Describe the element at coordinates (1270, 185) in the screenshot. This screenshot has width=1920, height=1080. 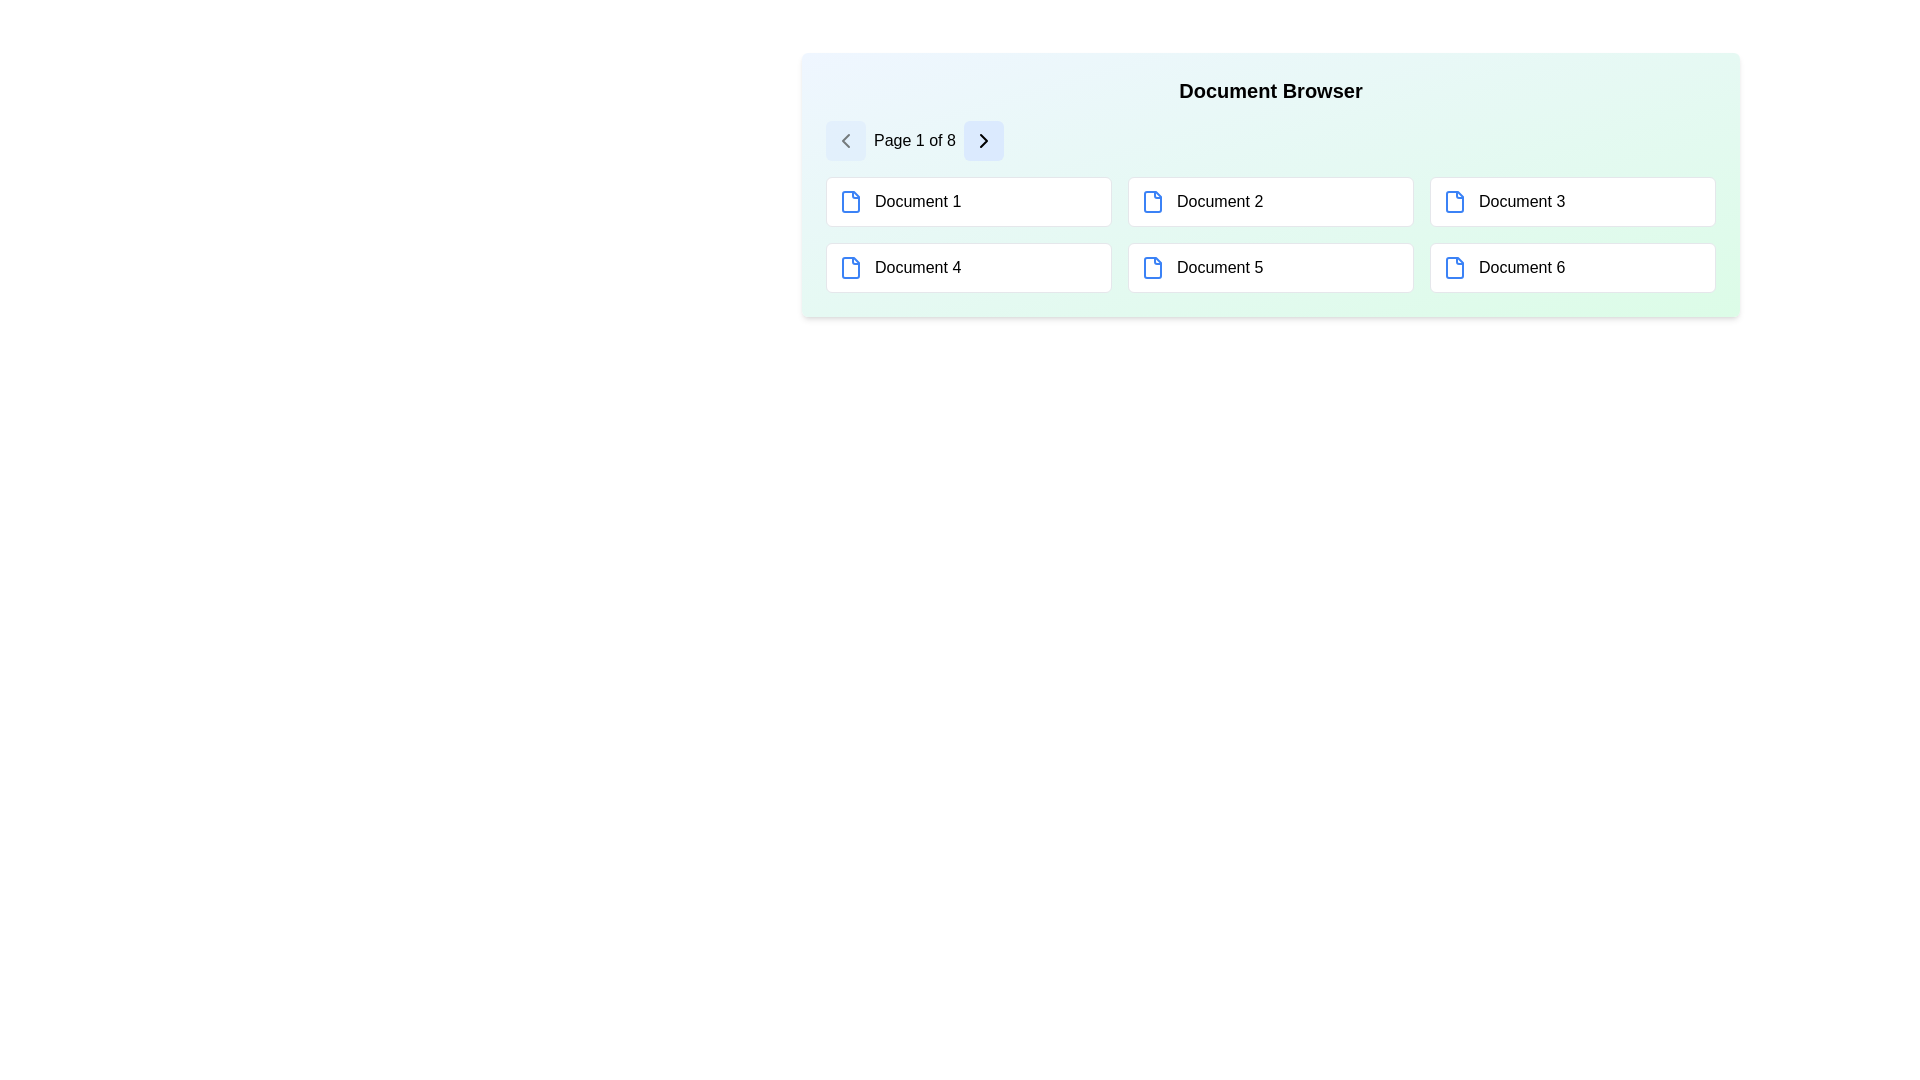
I see `the Document thumbnail representing 'Document 2' in the grid layout` at that location.